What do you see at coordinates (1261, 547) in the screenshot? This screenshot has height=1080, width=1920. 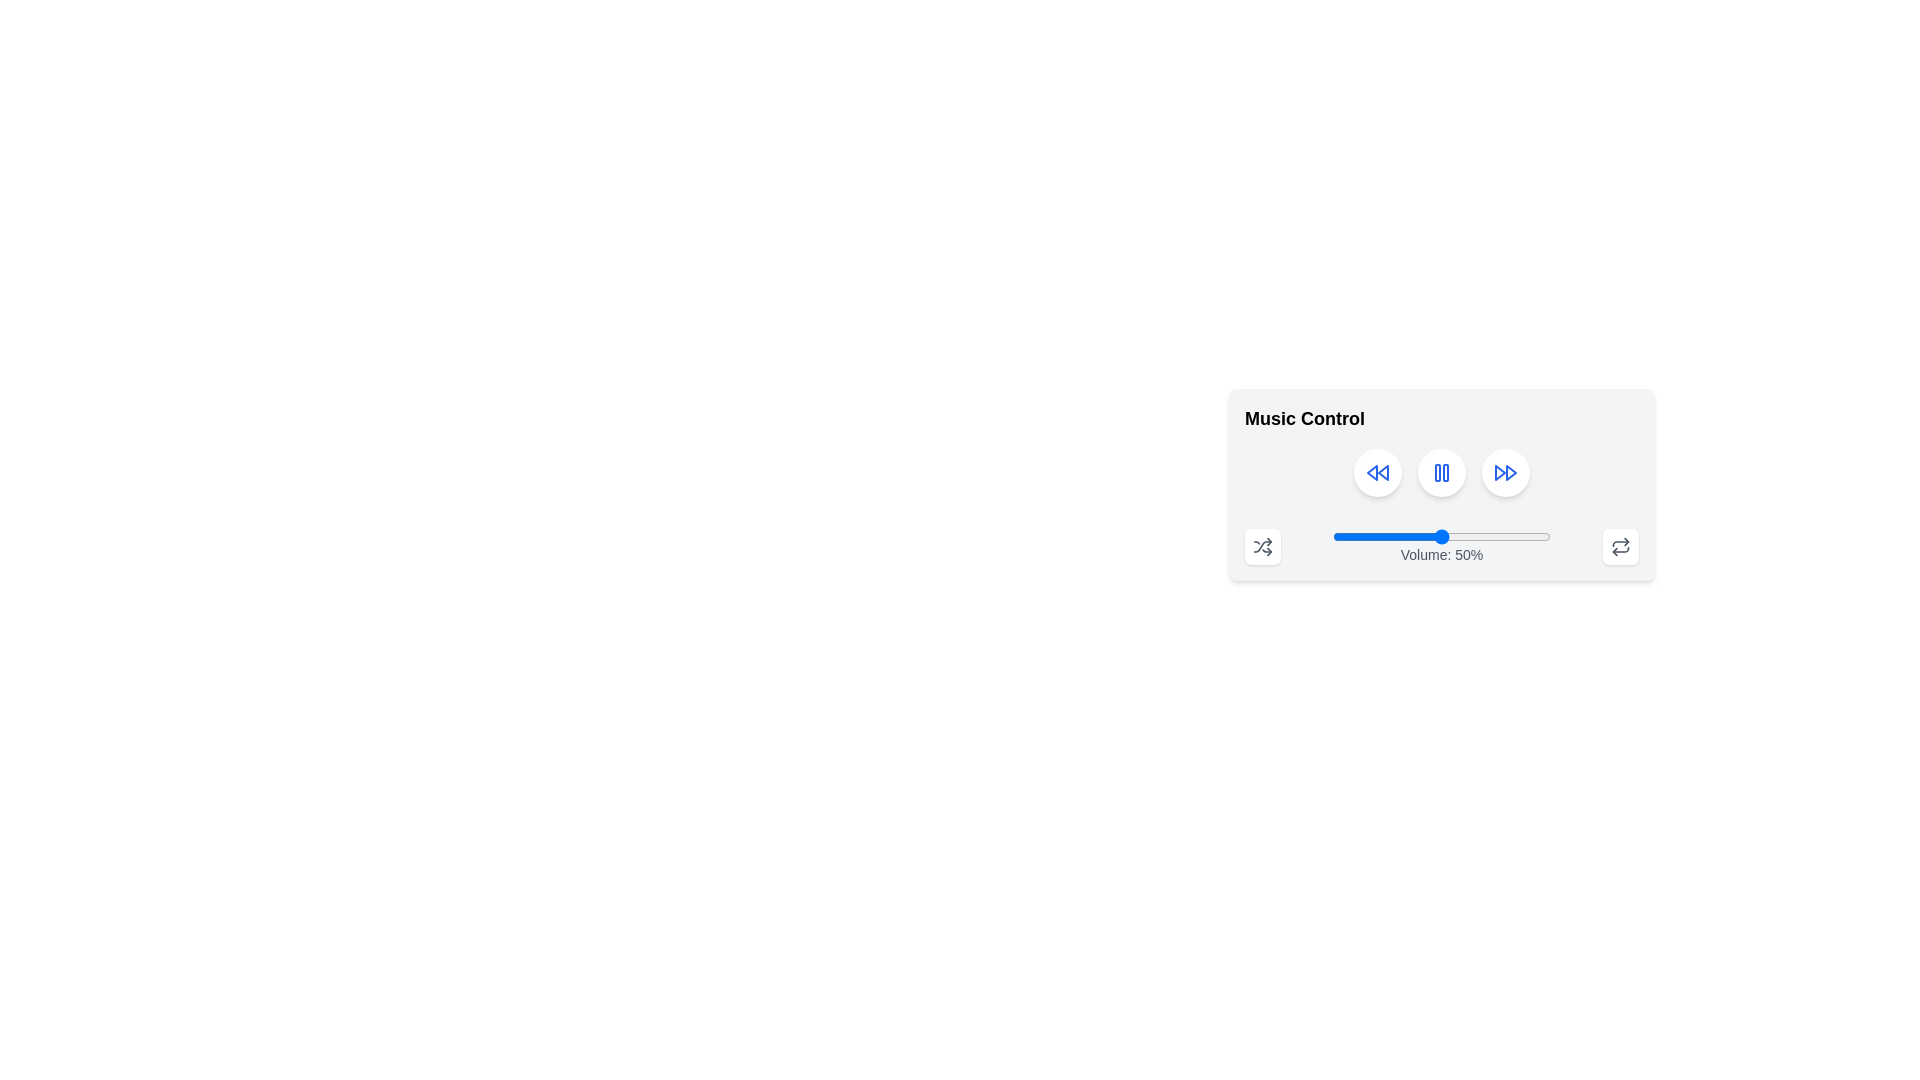 I see `the shuffle icon button located in the bottom-right corner of the Music Control interface` at bounding box center [1261, 547].